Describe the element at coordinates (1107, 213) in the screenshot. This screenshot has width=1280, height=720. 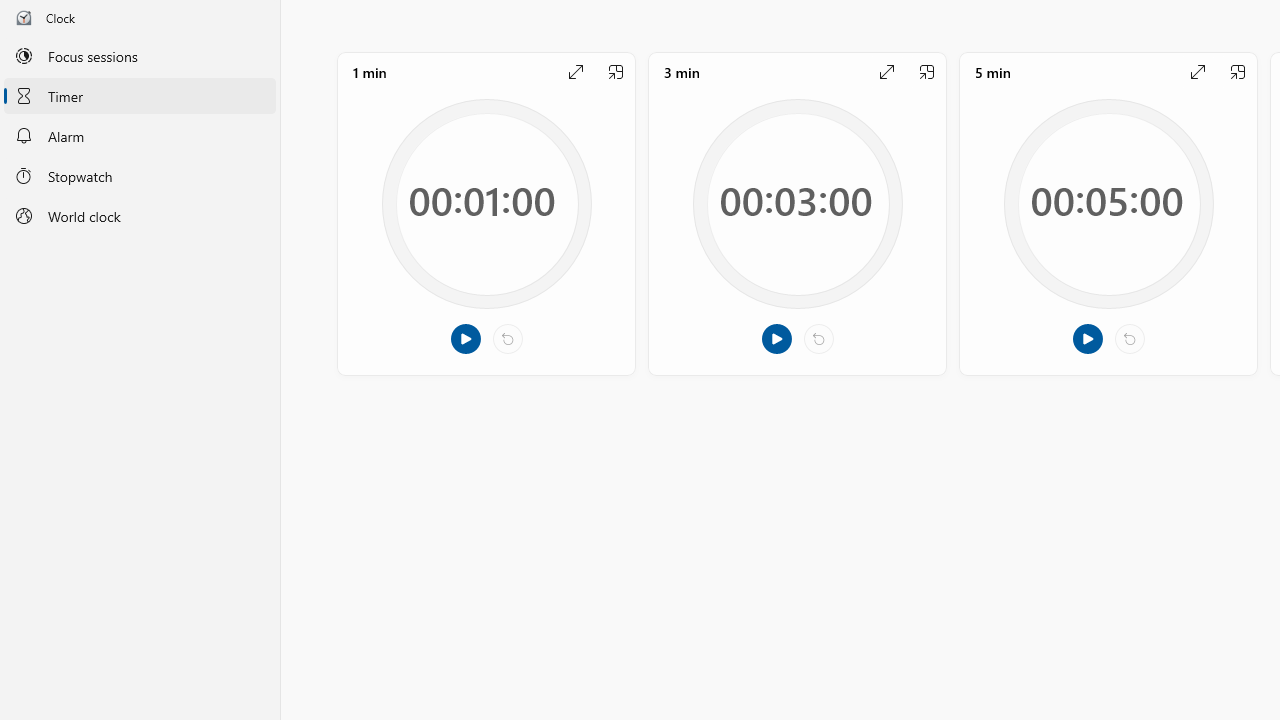
I see `'Edit timer, 5 min, Not Started, 5 minutes 0 seconds'` at that location.